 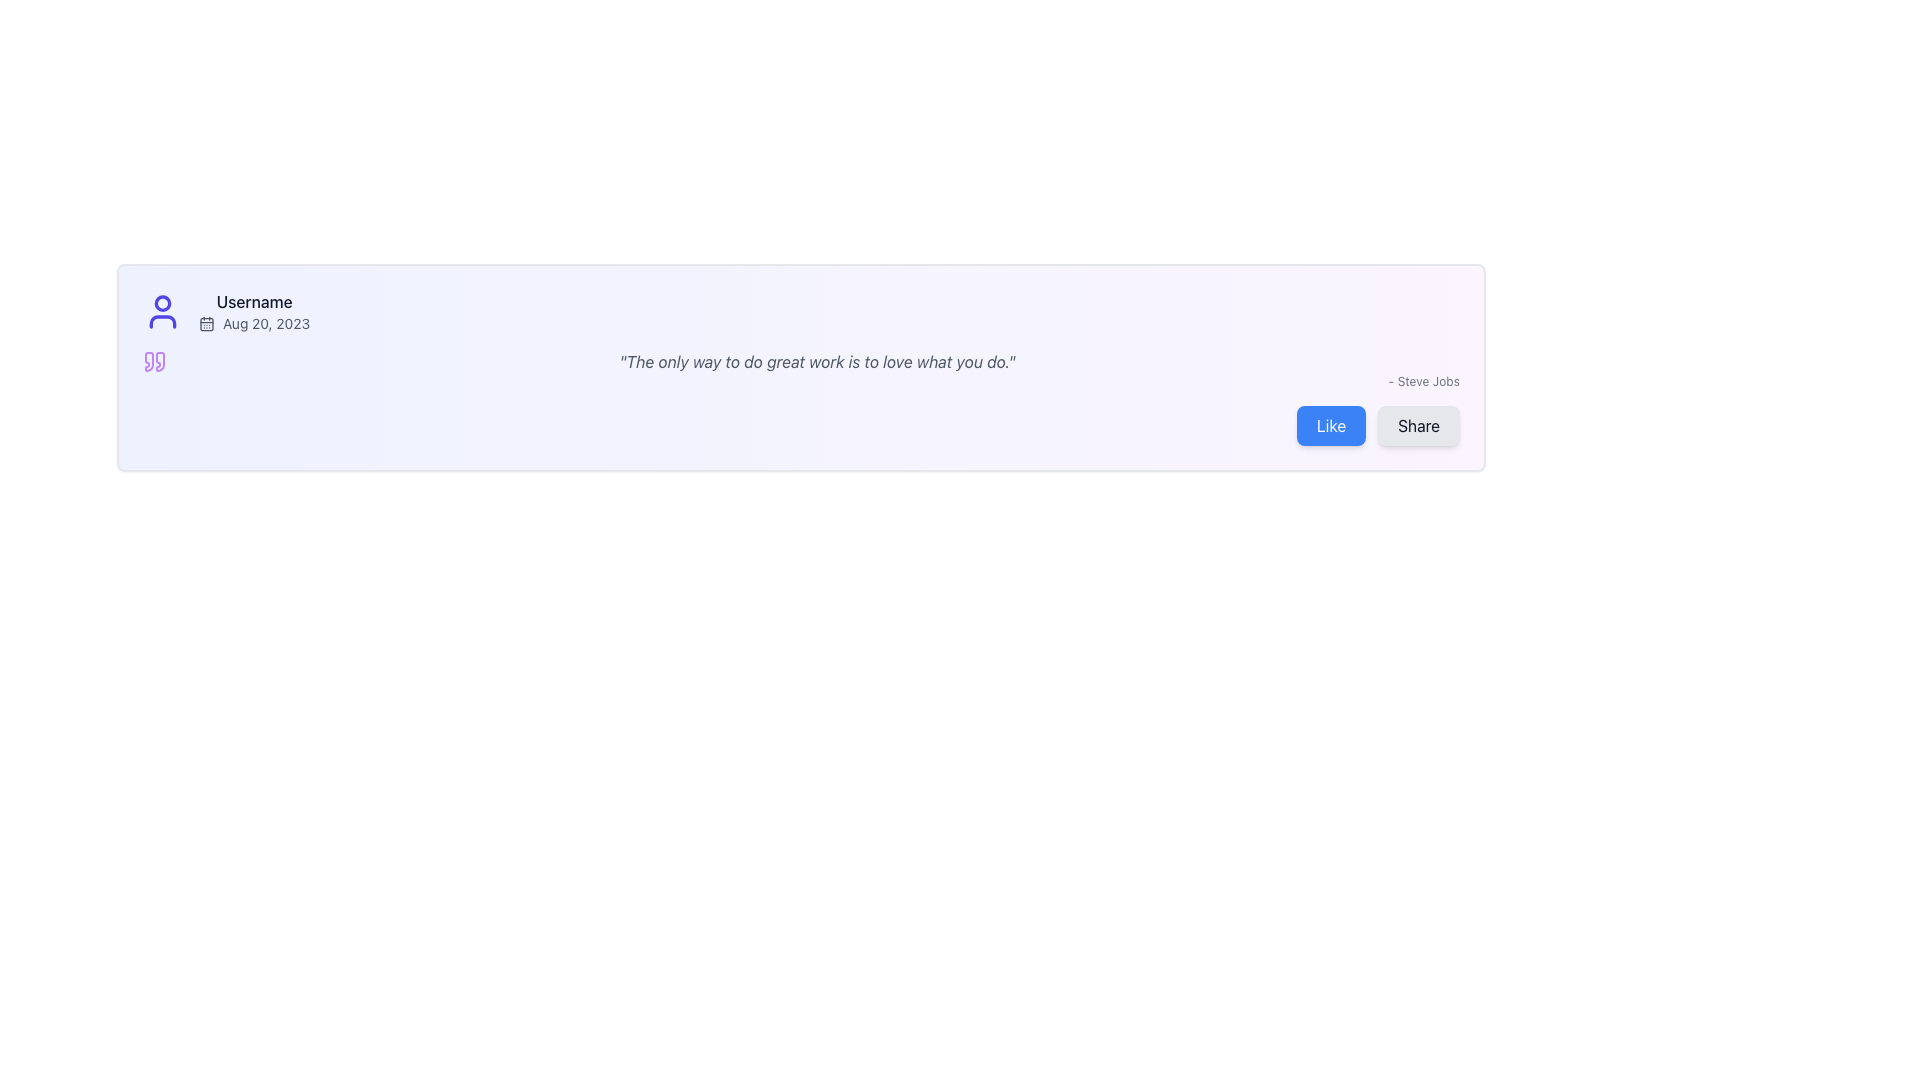 I want to click on text content of the user name and date displayed in the Text Block, positioned at the top-left of the card layout adjacent to the user icon, so click(x=253, y=312).